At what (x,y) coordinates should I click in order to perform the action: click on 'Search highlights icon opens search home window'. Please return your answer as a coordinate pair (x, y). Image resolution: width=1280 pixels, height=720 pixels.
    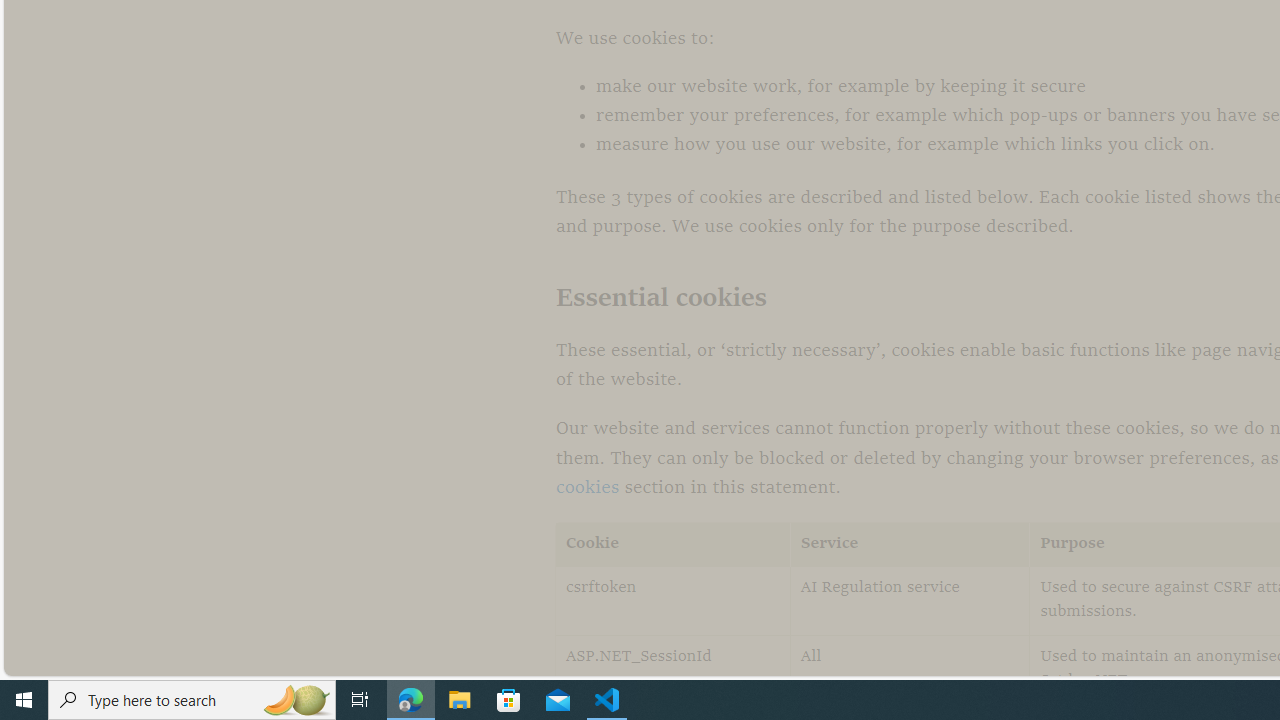
    Looking at the image, I should click on (294, 698).